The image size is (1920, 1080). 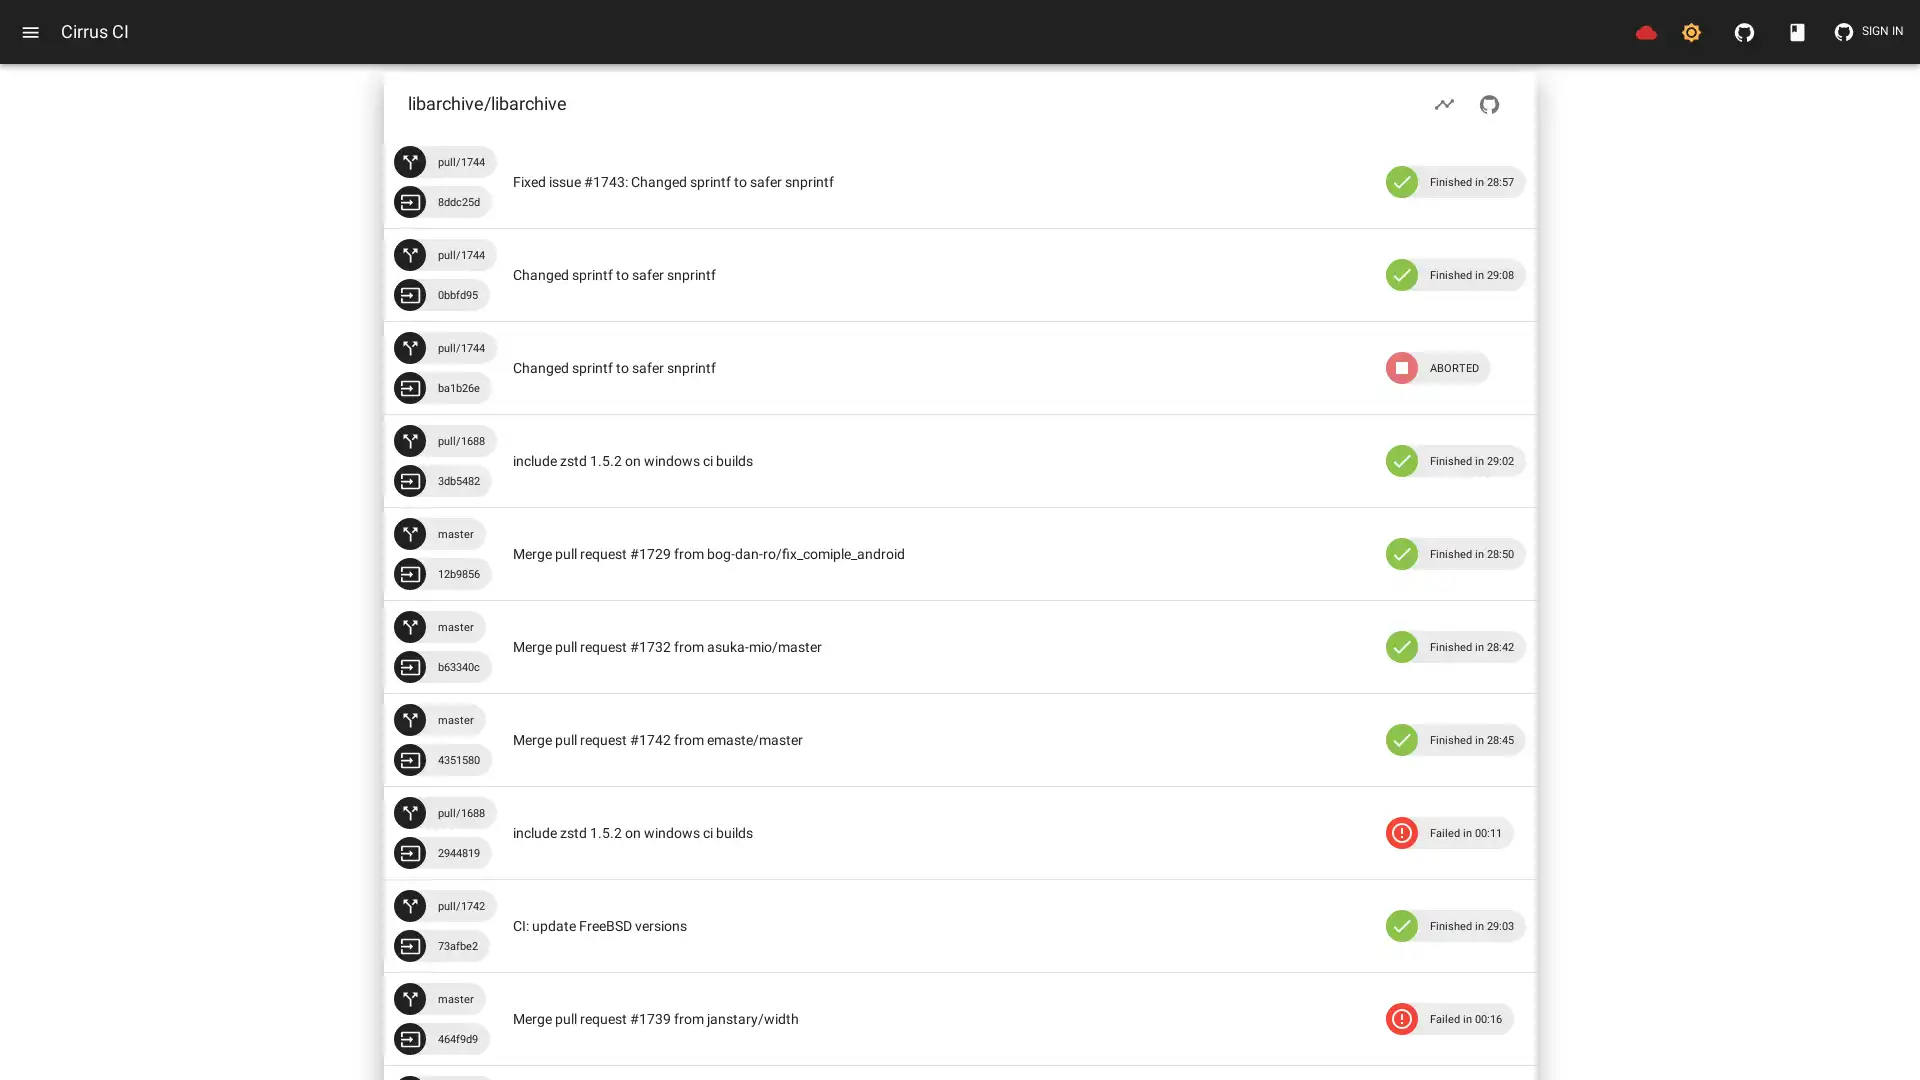 What do you see at coordinates (440, 1037) in the screenshot?
I see `464f9d9` at bounding box center [440, 1037].